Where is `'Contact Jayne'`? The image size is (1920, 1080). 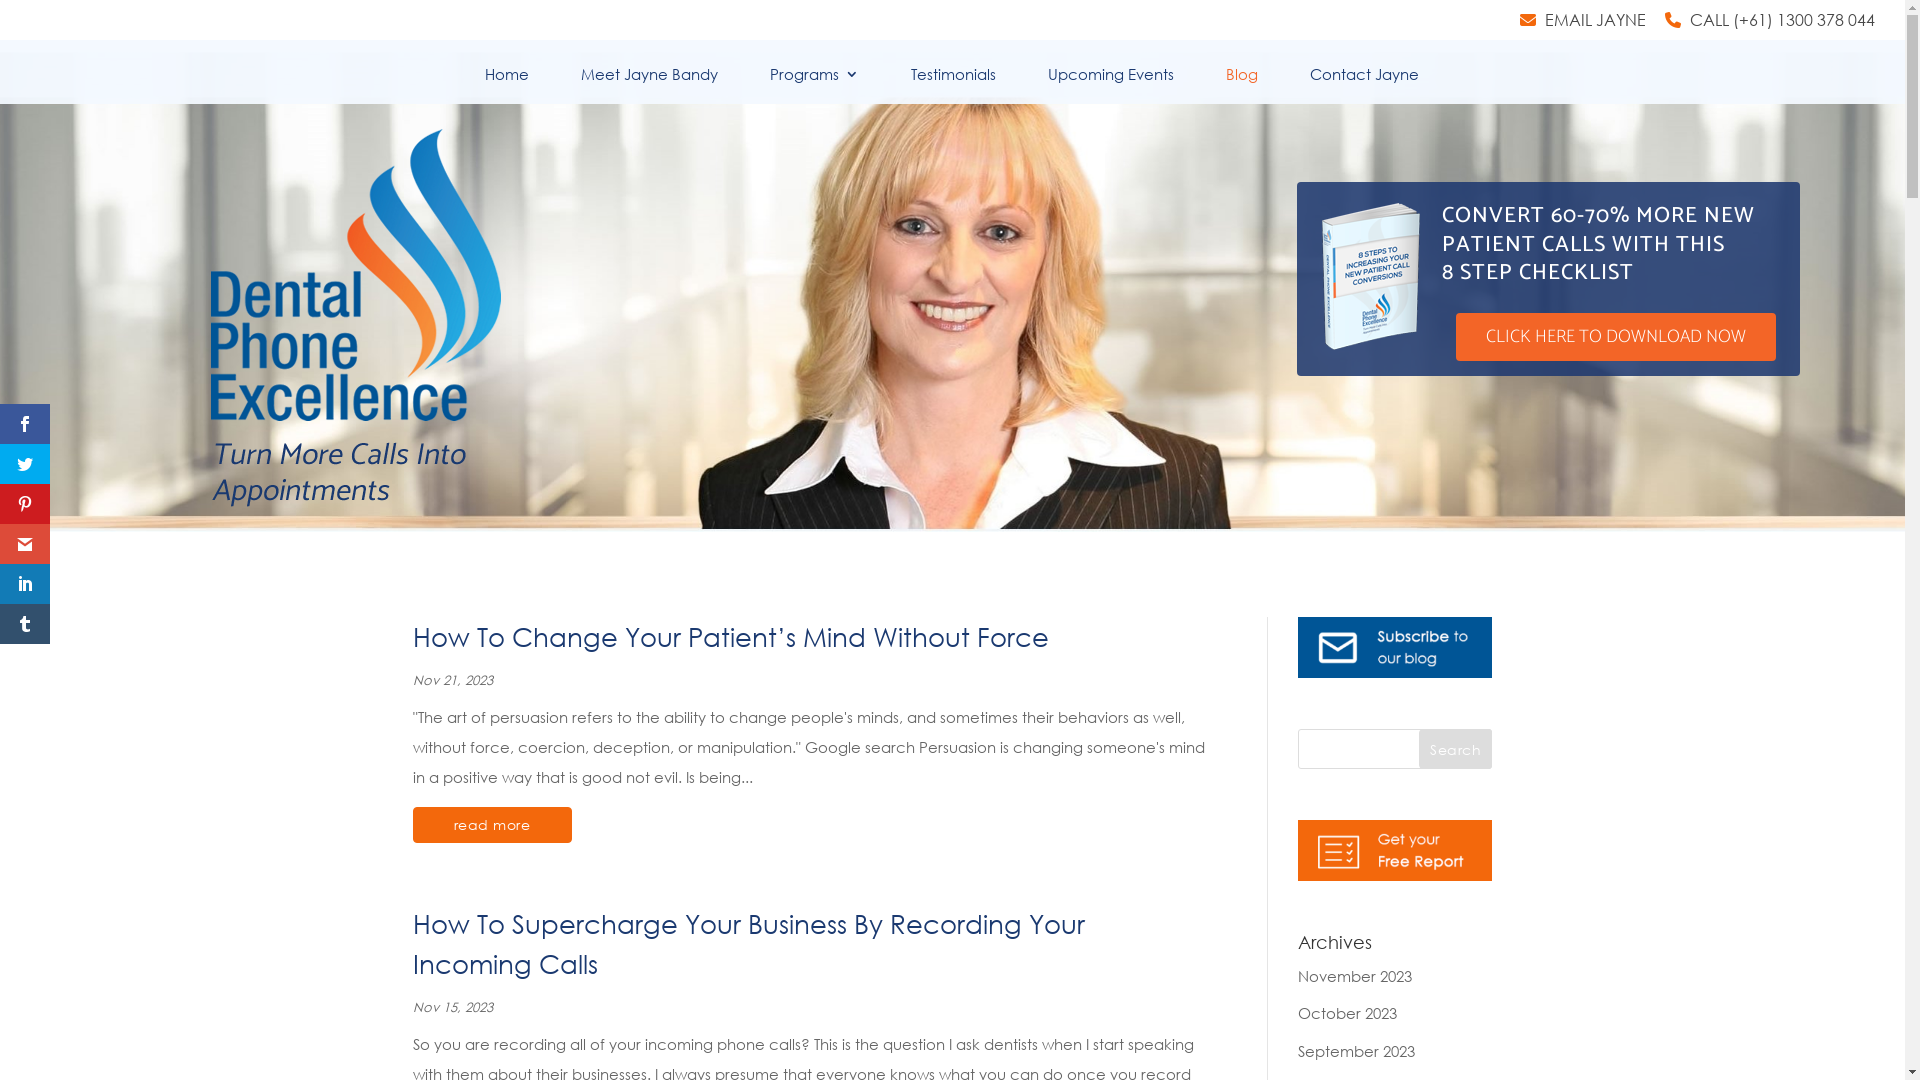 'Contact Jayne' is located at coordinates (1310, 84).